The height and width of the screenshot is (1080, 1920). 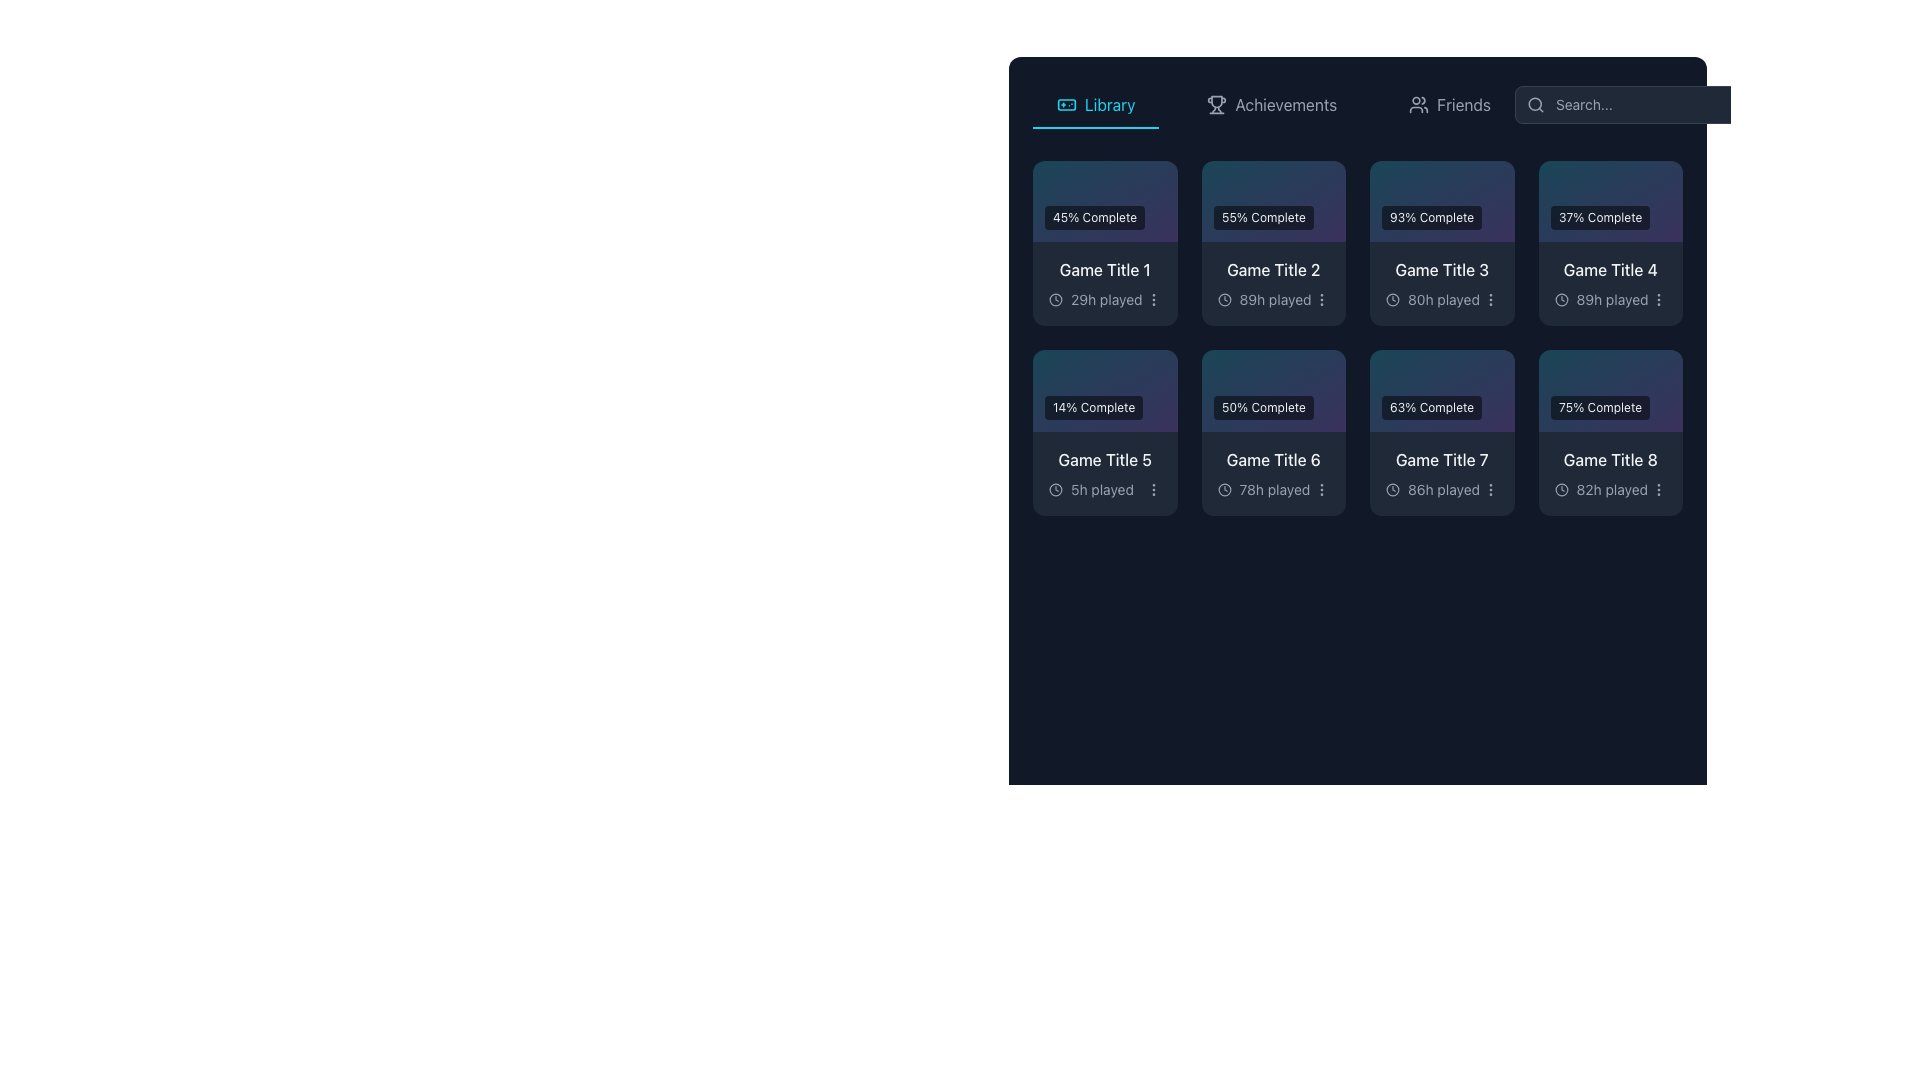 I want to click on the circular clock icon located in the second card from the left in the top row of the game's library grid, positioned beneath the title and above the text '89h played', so click(x=1223, y=300).